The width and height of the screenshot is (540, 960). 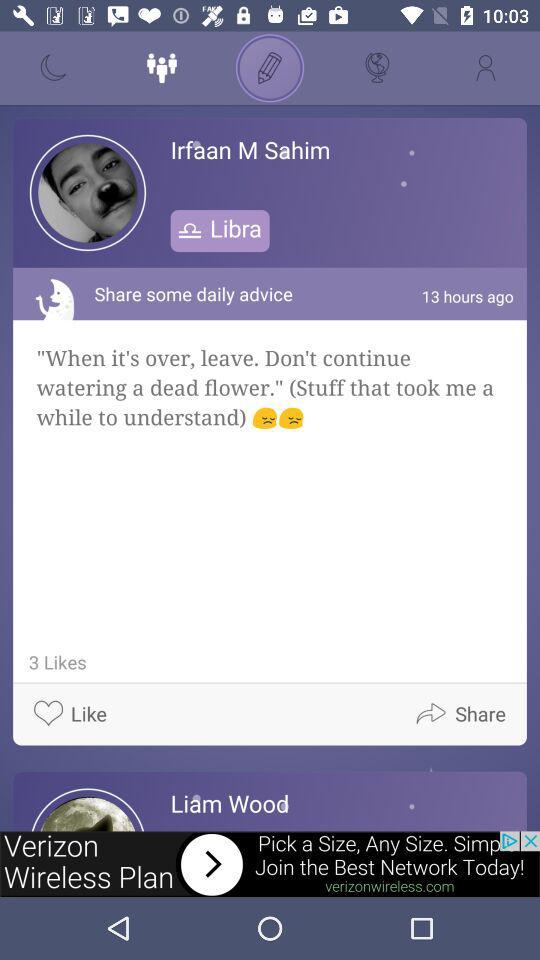 I want to click on pencil button, so click(x=270, y=68).